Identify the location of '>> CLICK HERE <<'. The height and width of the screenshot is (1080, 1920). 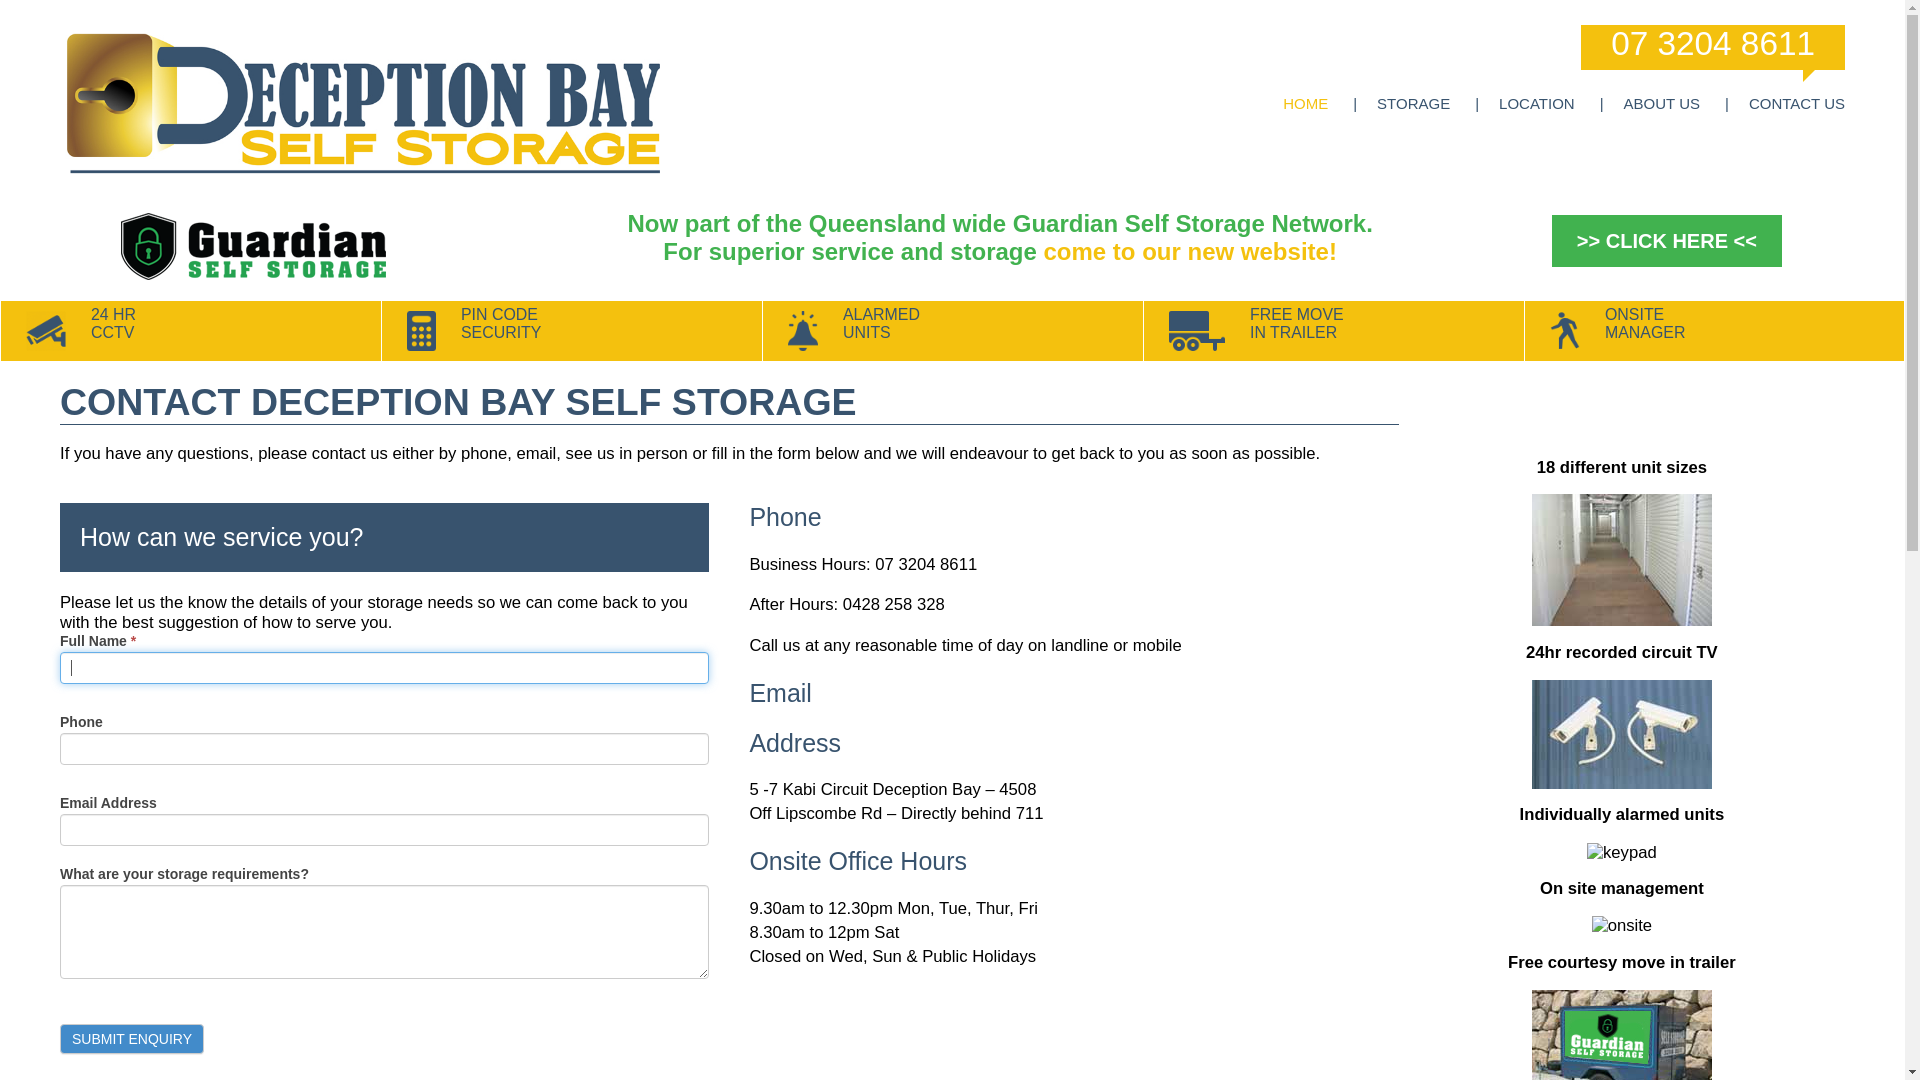
(1666, 239).